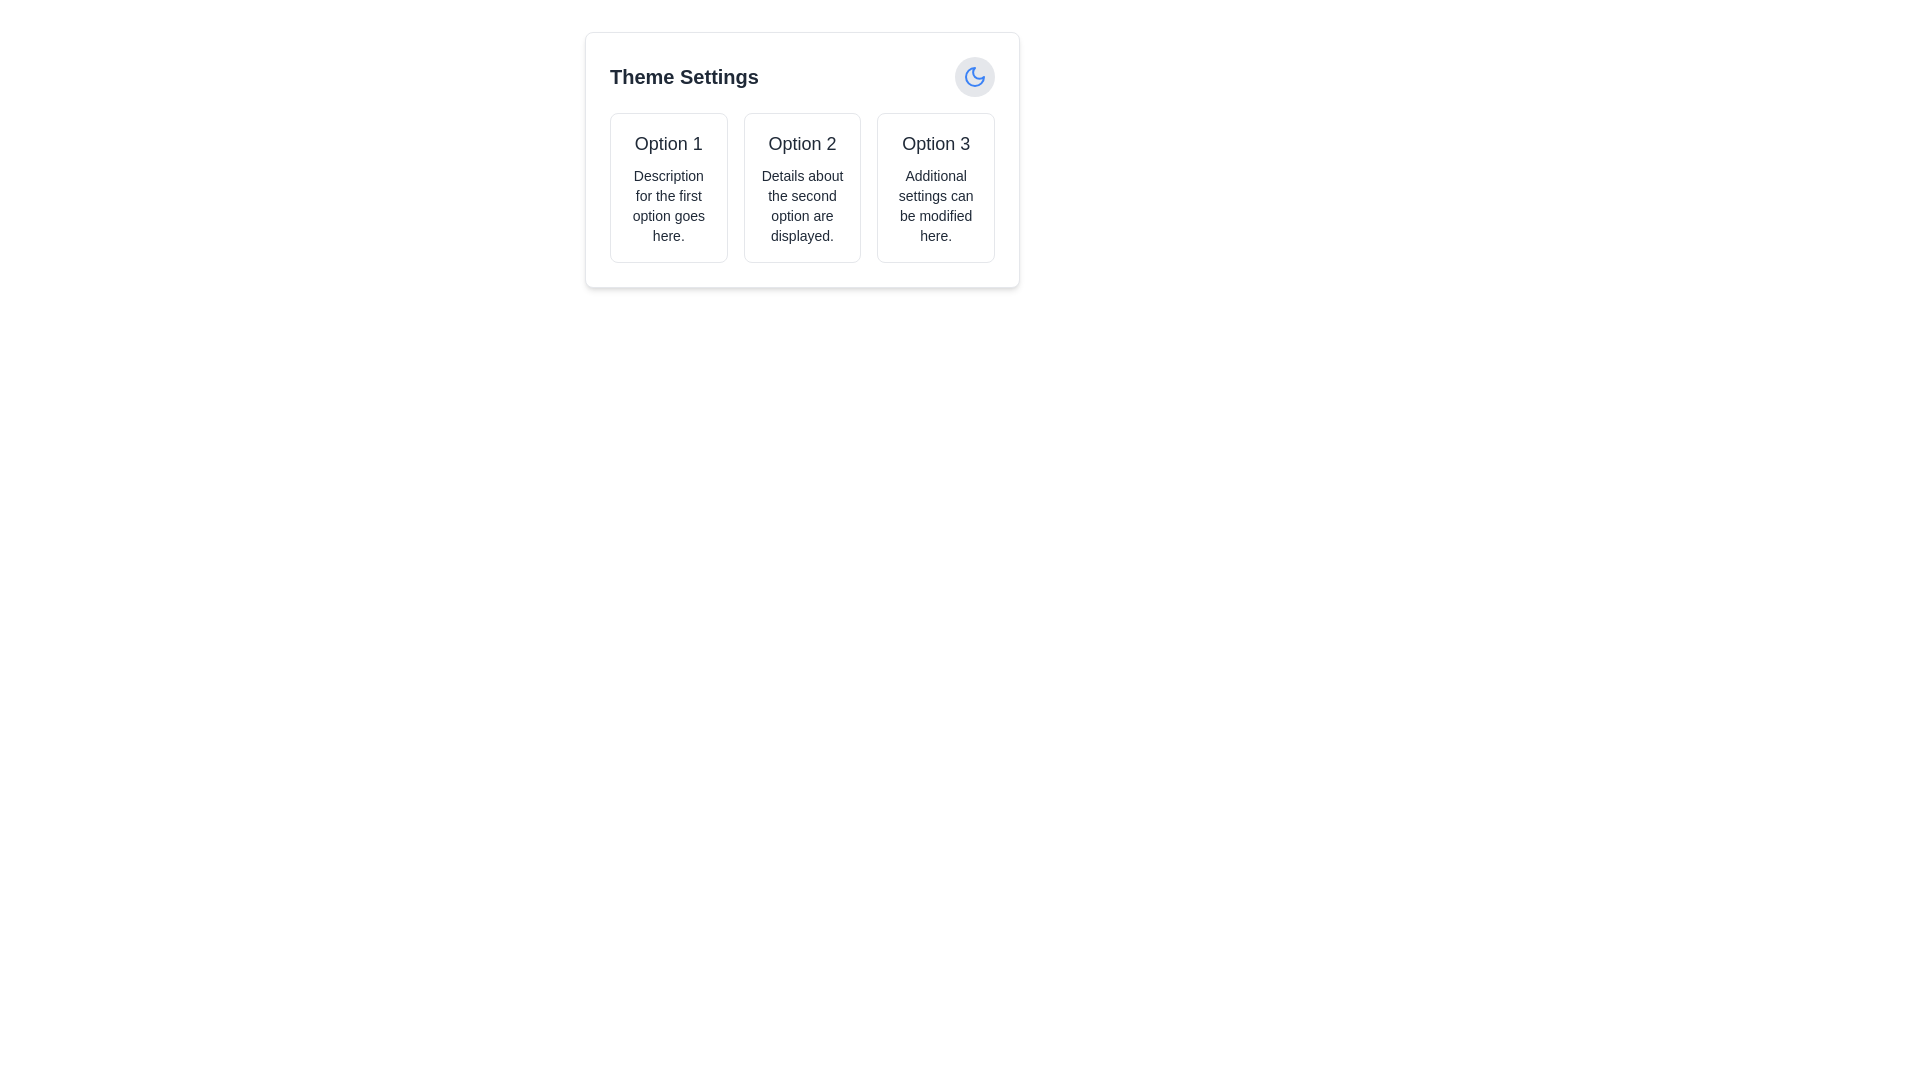 The height and width of the screenshot is (1080, 1920). What do you see at coordinates (802, 205) in the screenshot?
I see `the text label that reads 'Details about the second option are displayed.' which is located below the title 'Option 2' in the card layout` at bounding box center [802, 205].